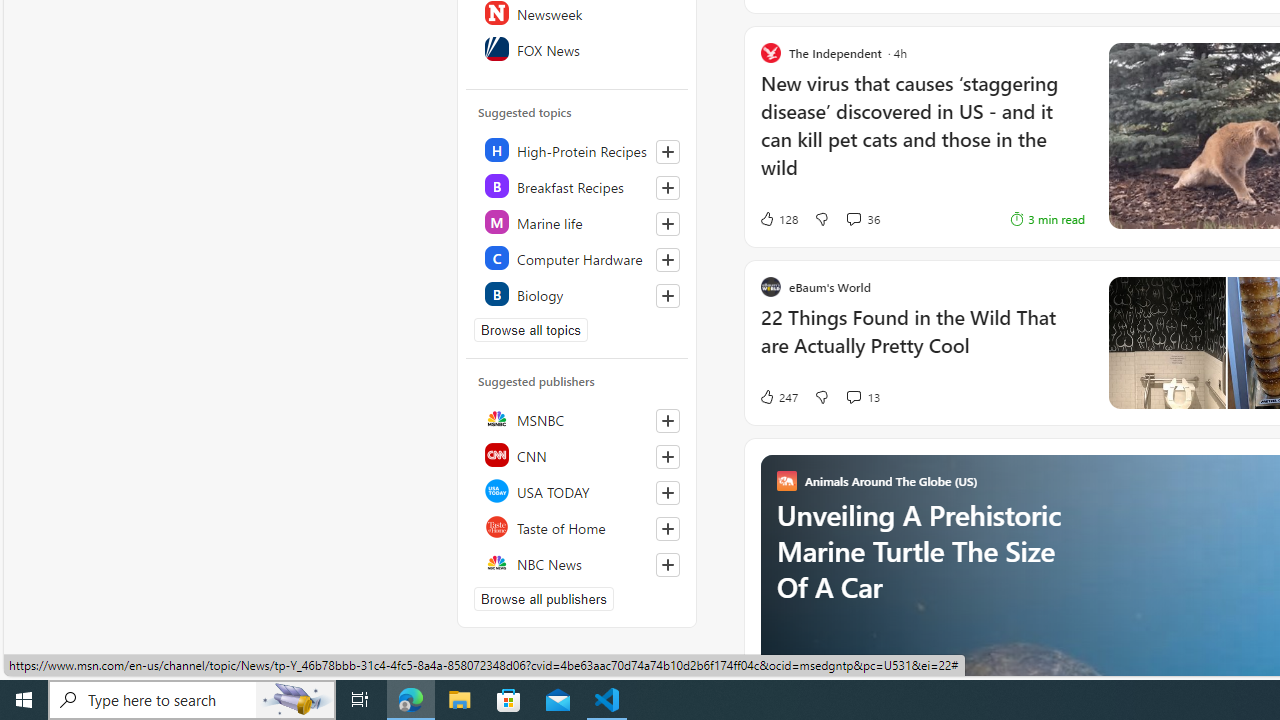  What do you see at coordinates (853, 396) in the screenshot?
I see `'View comments 13 Comment'` at bounding box center [853, 396].